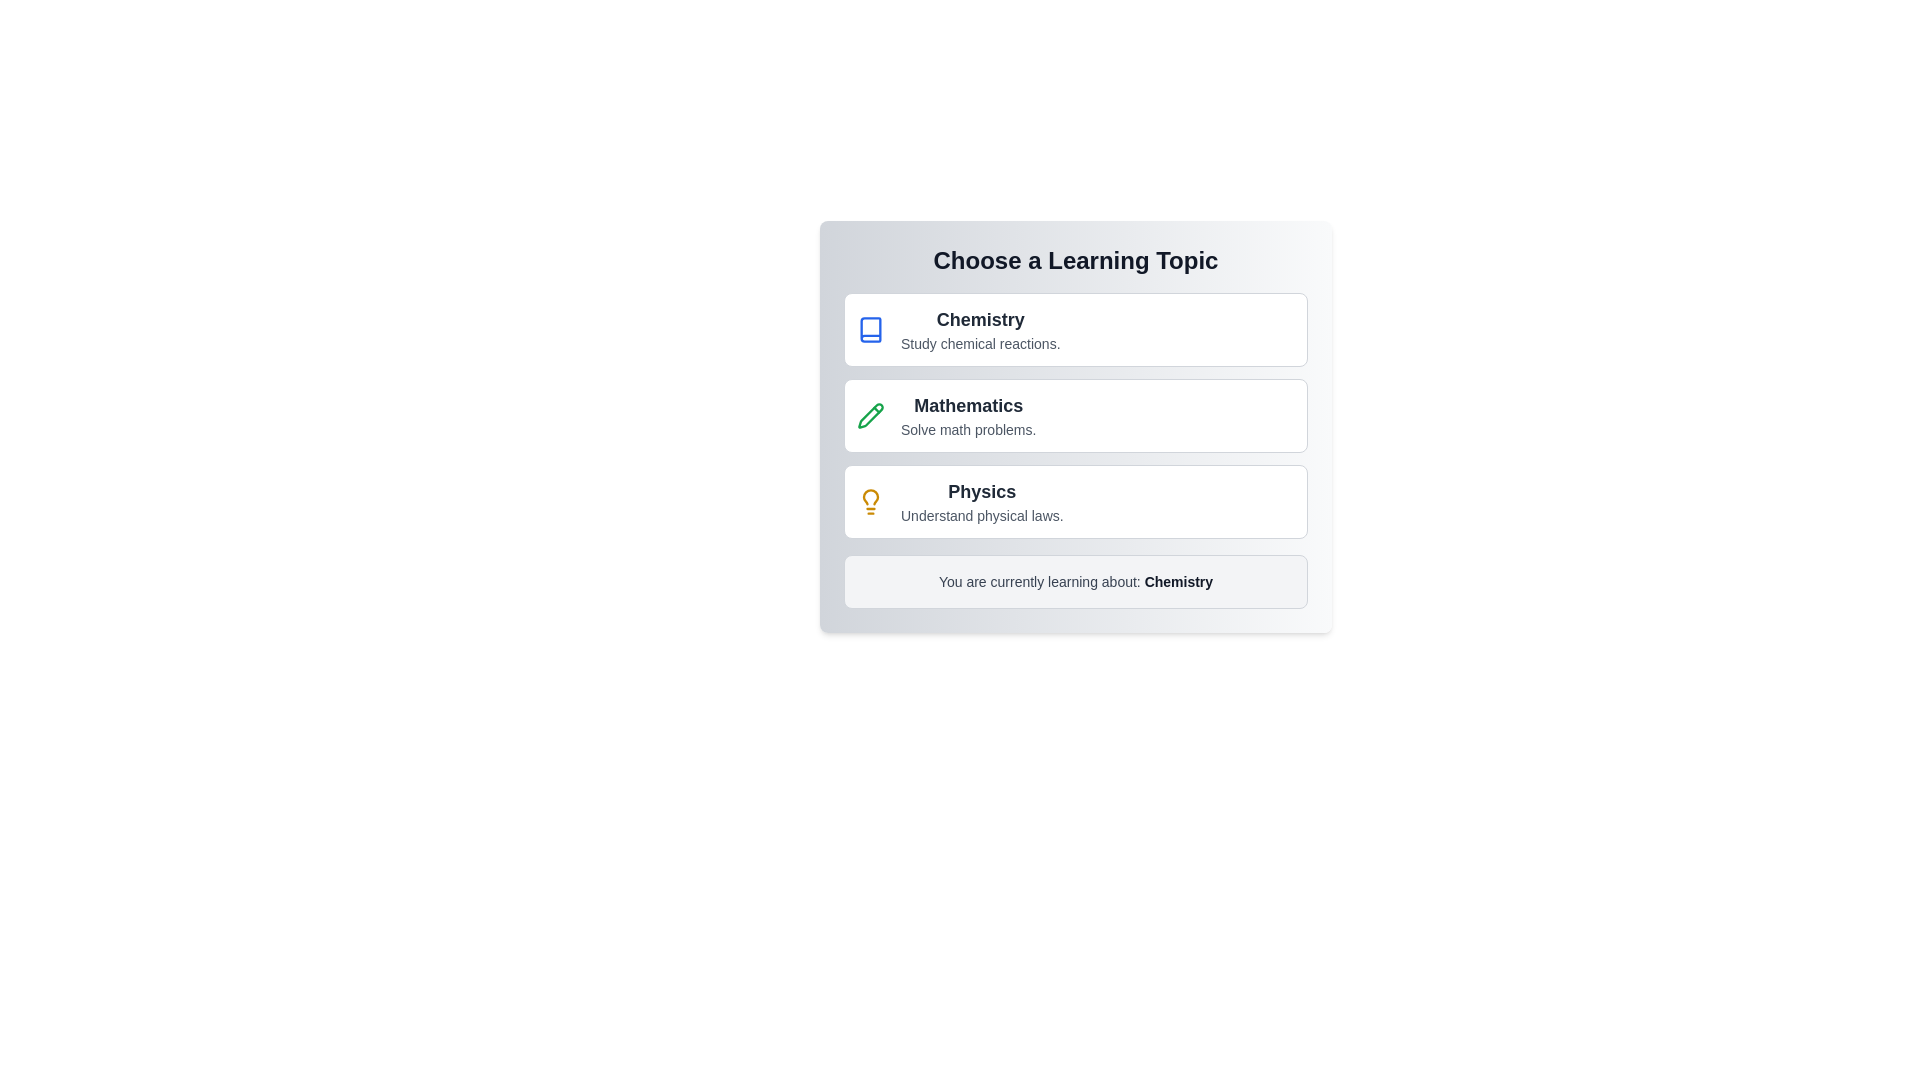  What do you see at coordinates (870, 415) in the screenshot?
I see `the green pencil icon located to the left of the text 'Mathematics' in the content box` at bounding box center [870, 415].